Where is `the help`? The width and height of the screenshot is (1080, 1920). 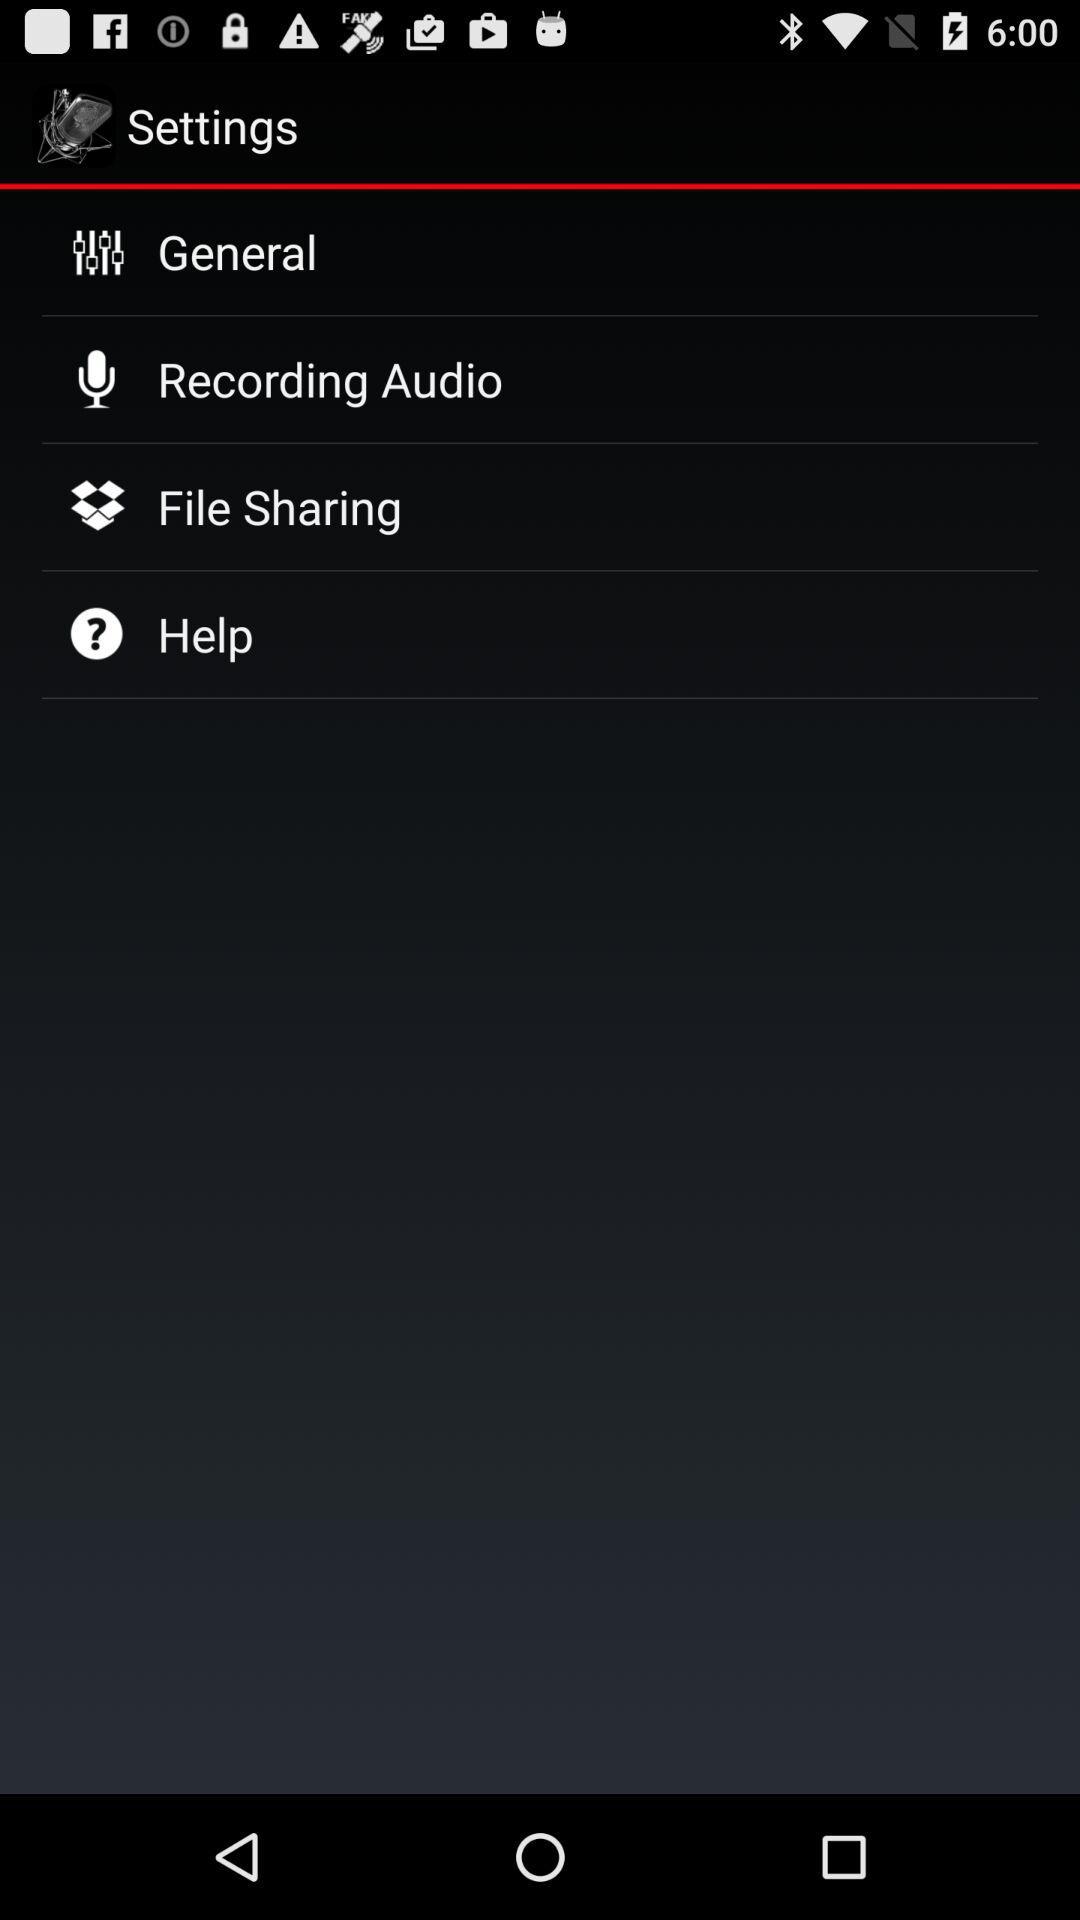
the help is located at coordinates (205, 633).